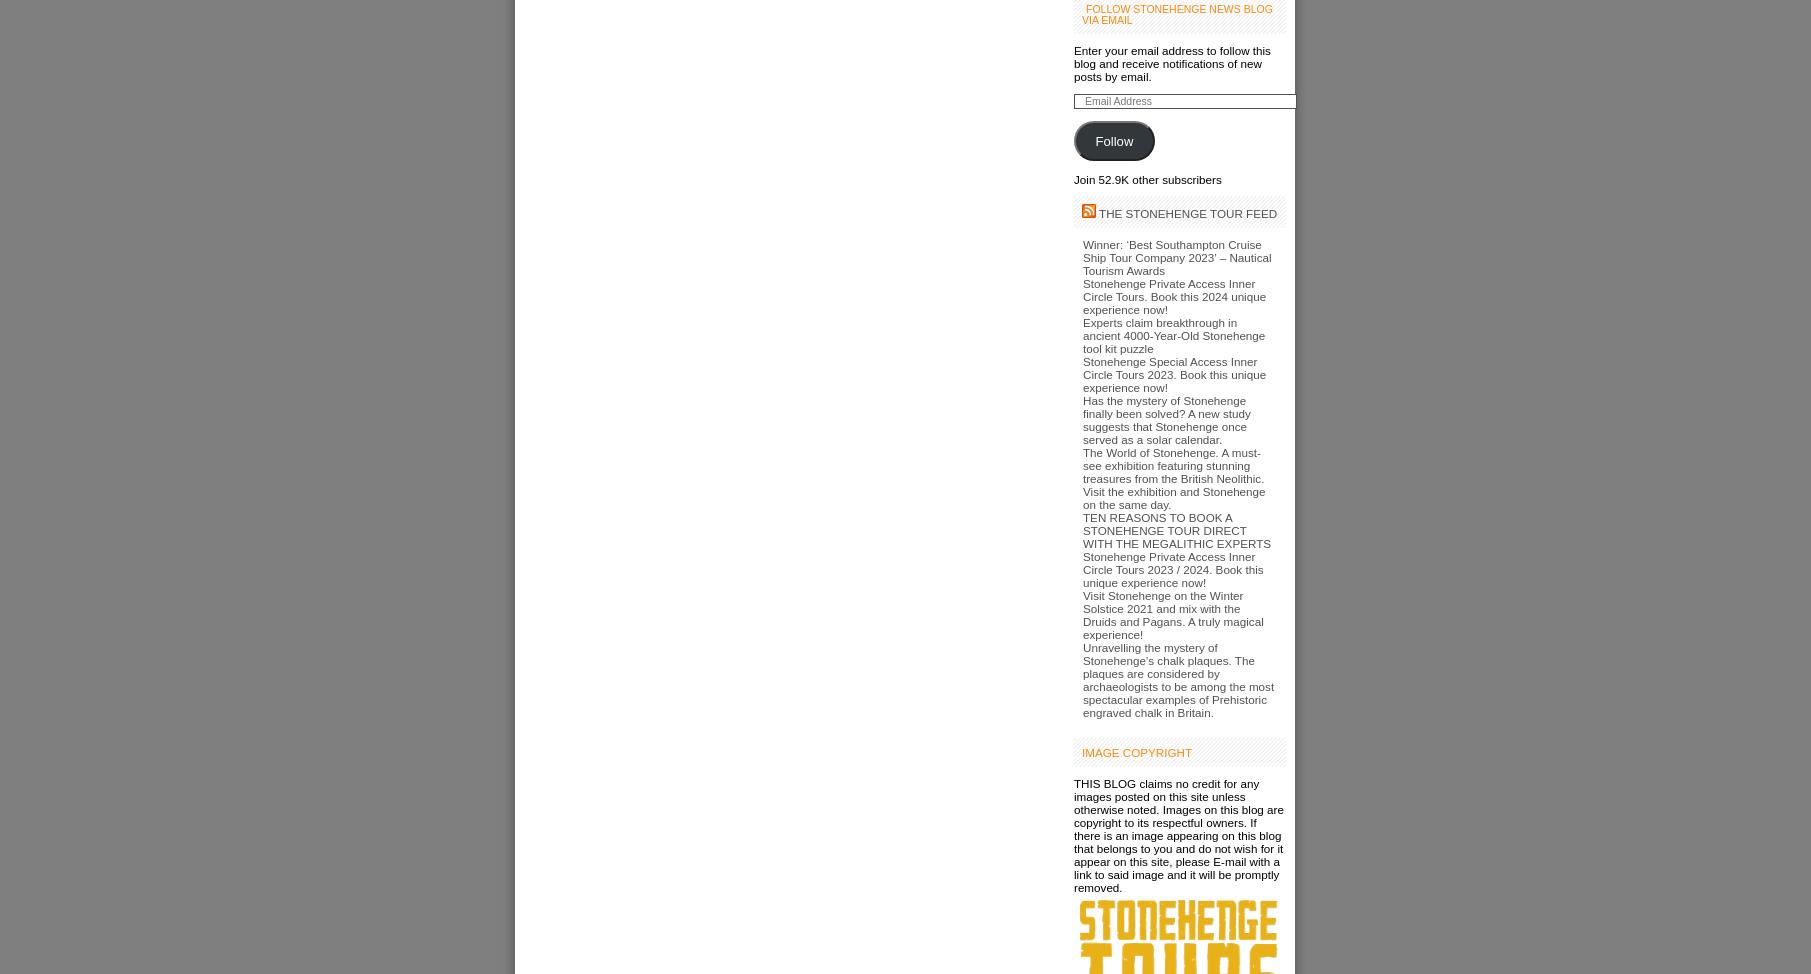  Describe the element at coordinates (1175, 14) in the screenshot. I see `'Follow Stonehenge News Blog via Email'` at that location.